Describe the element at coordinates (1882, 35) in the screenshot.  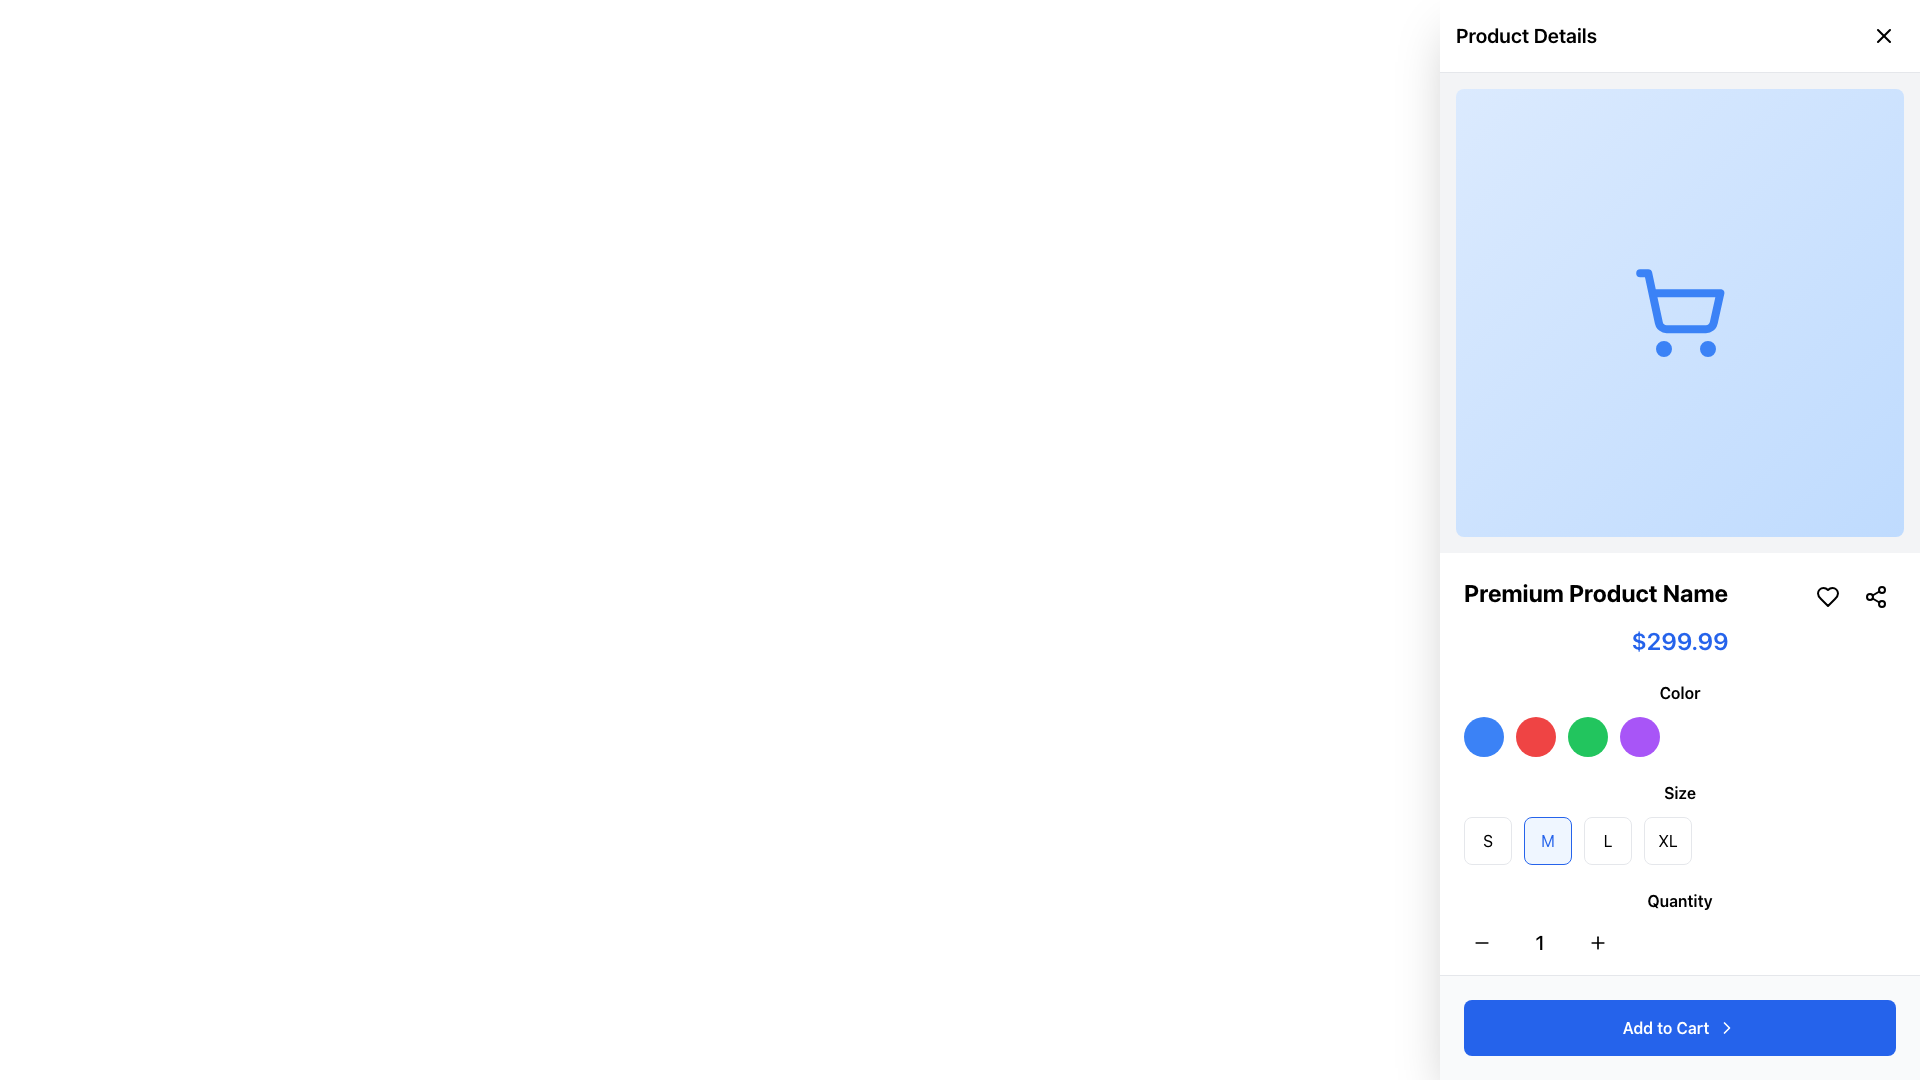
I see `the circular close button with an X icon located at the far right of the 'Product Details' header section` at that location.